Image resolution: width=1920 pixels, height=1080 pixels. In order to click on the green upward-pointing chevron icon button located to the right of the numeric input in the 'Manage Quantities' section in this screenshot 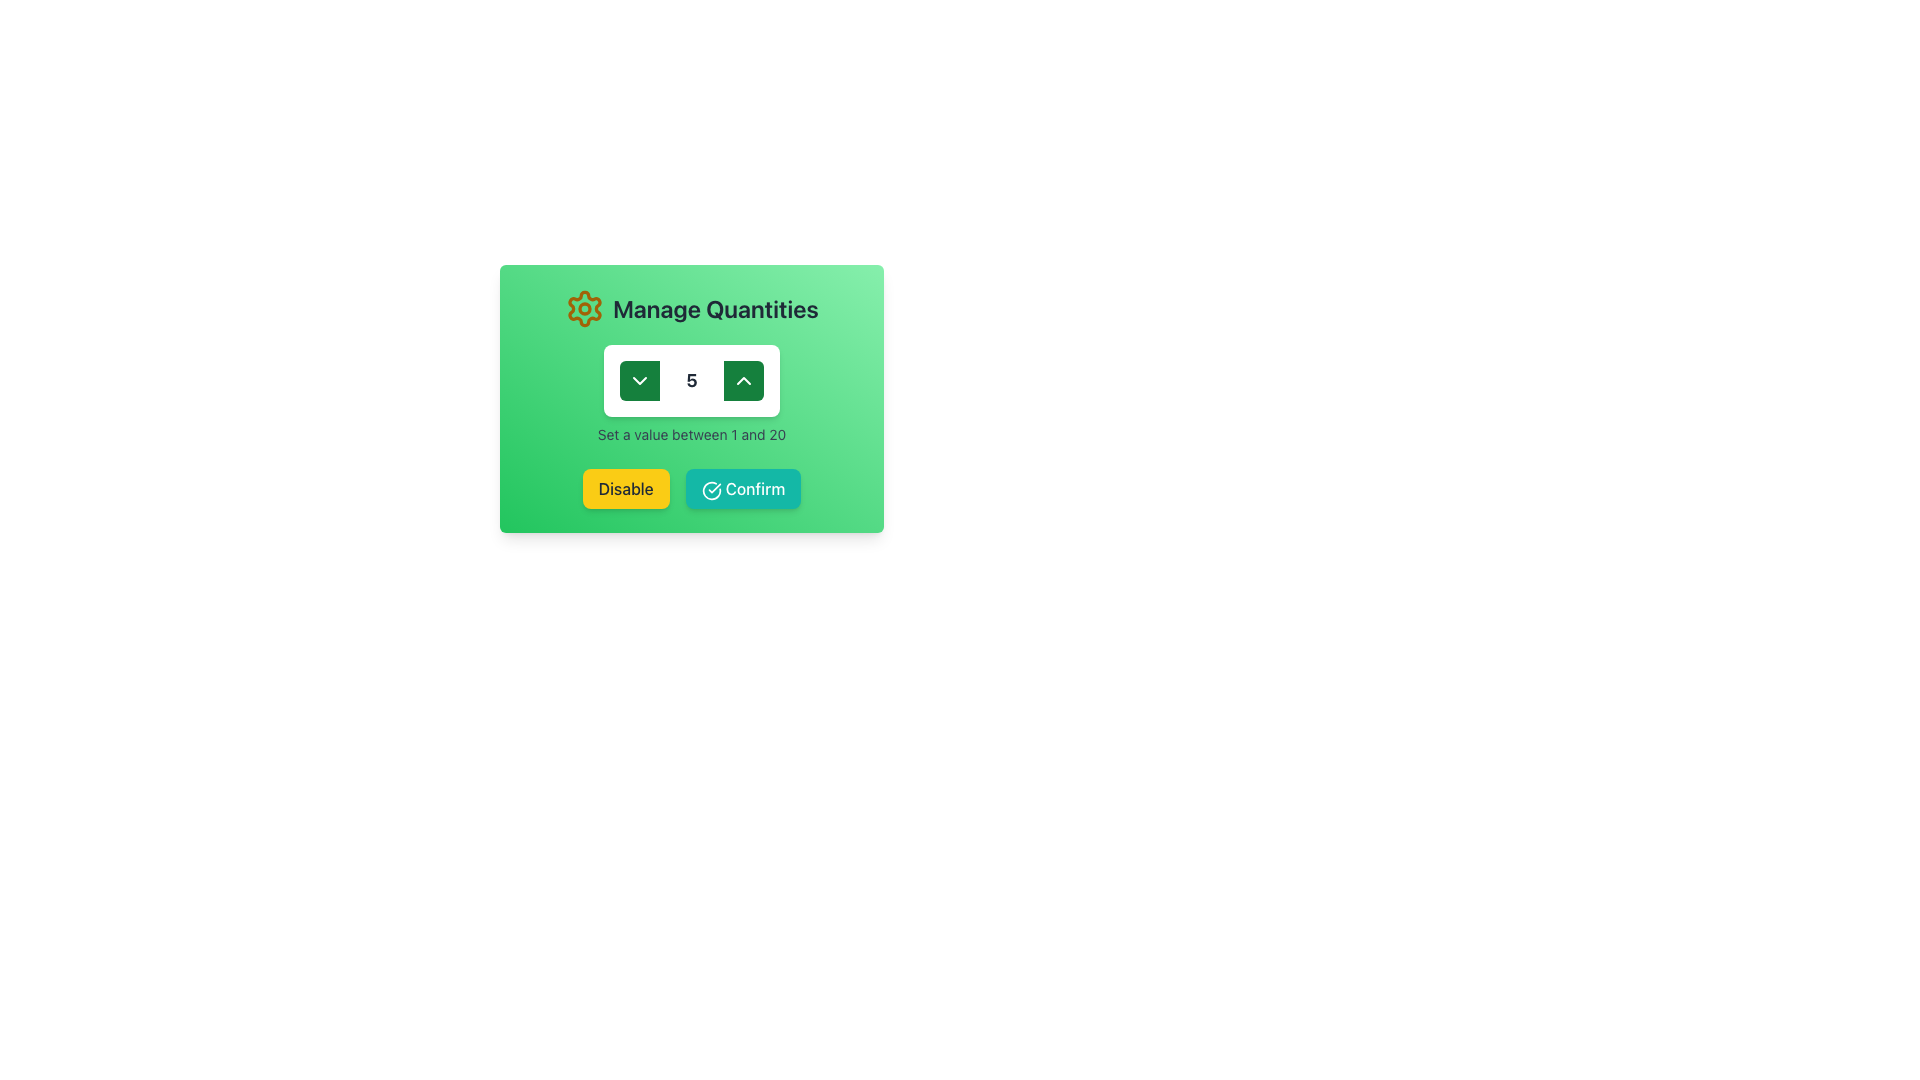, I will do `click(743, 381)`.